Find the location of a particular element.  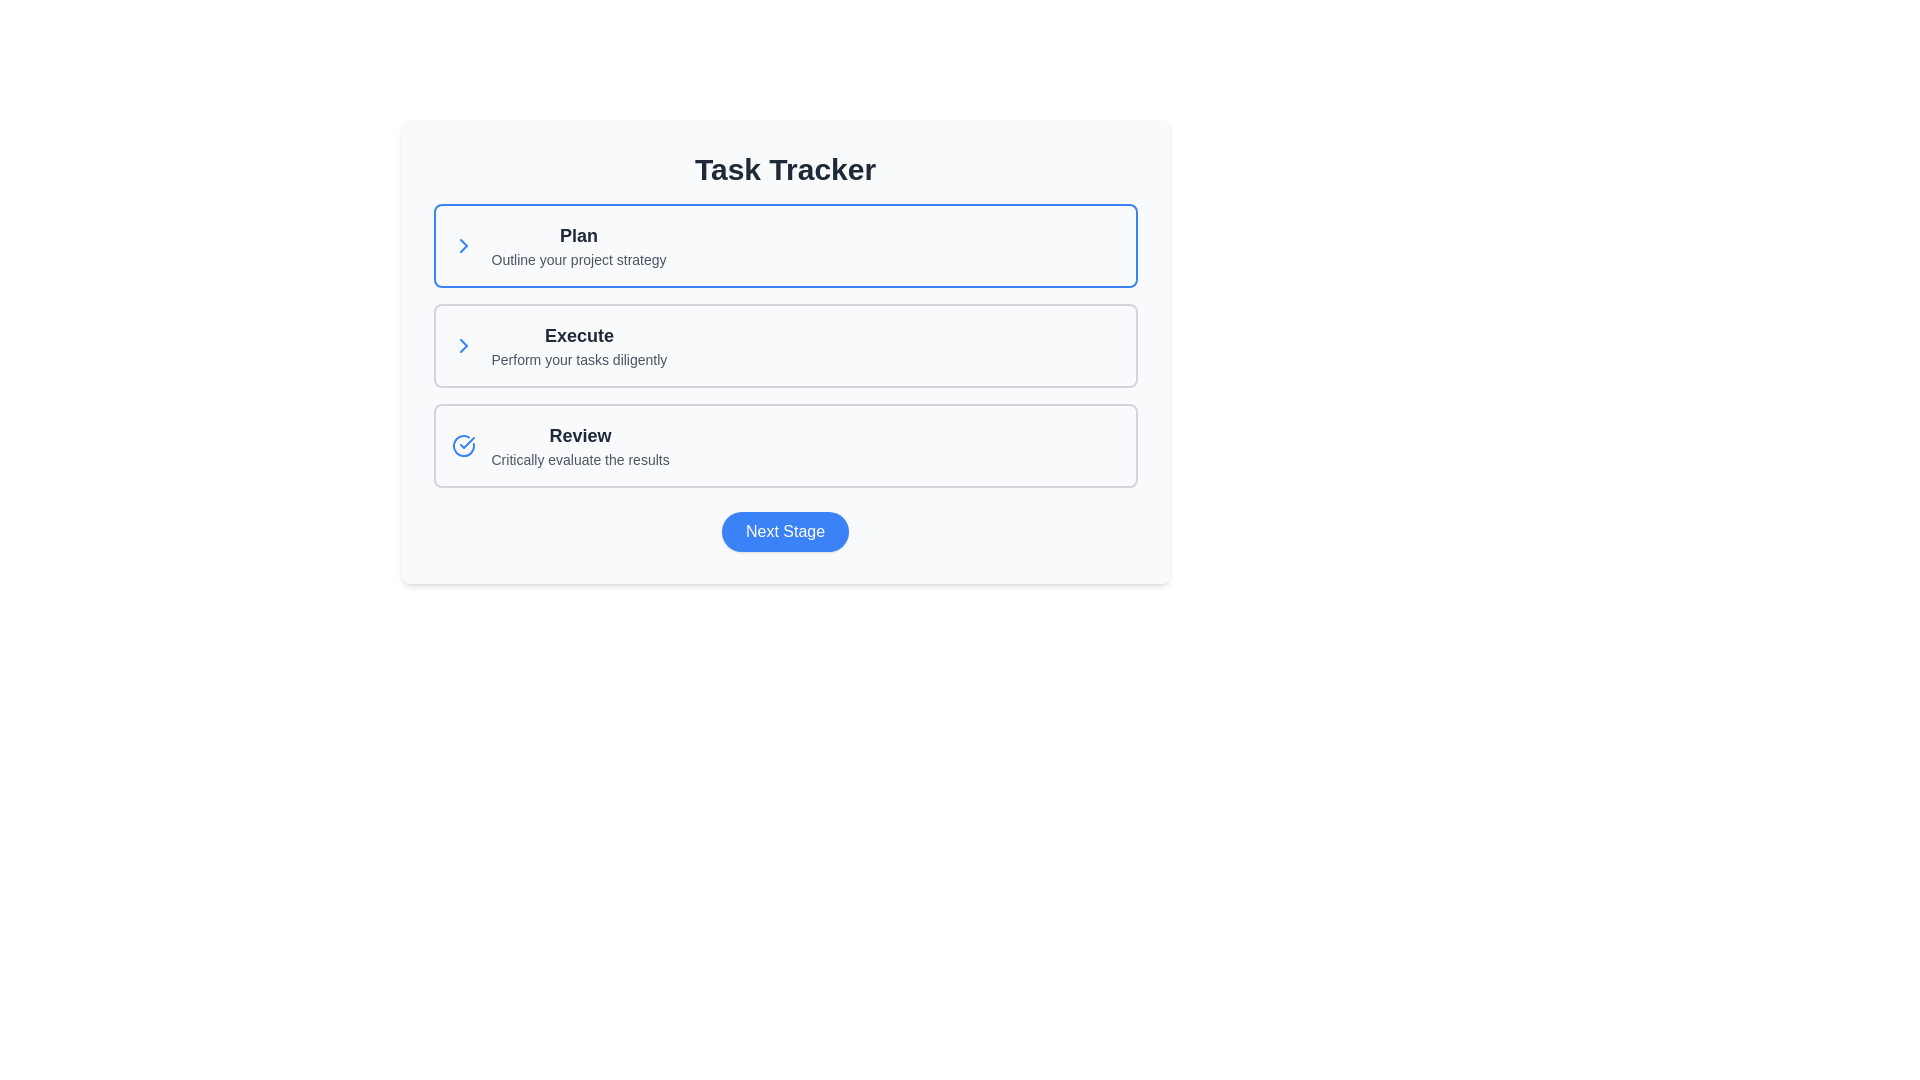

the text label that contains the phrase 'Outline your project strategy', which is styled in a small, gray font and located directly beneath the 'Plan' header in the task tracker interface is located at coordinates (578, 258).